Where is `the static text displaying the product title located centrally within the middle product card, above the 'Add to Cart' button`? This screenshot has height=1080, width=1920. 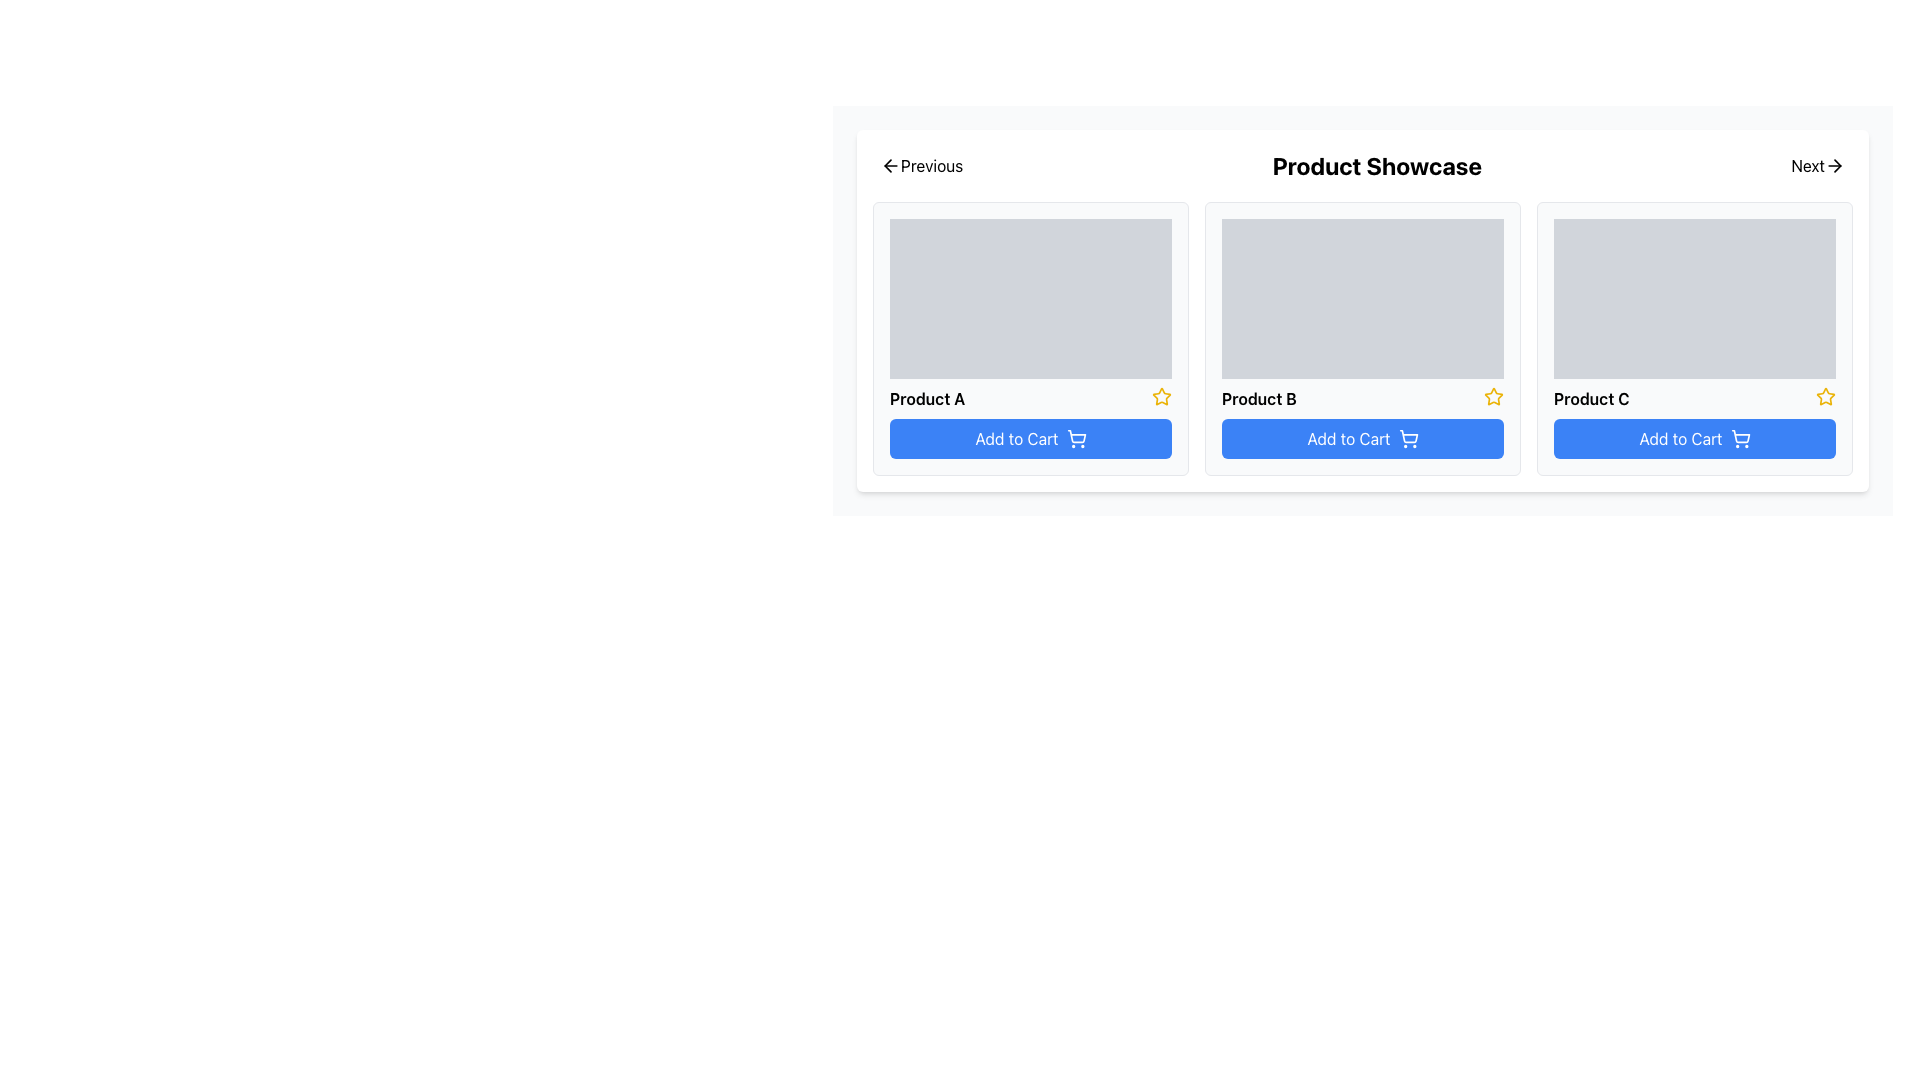 the static text displaying the product title located centrally within the middle product card, above the 'Add to Cart' button is located at coordinates (1258, 398).